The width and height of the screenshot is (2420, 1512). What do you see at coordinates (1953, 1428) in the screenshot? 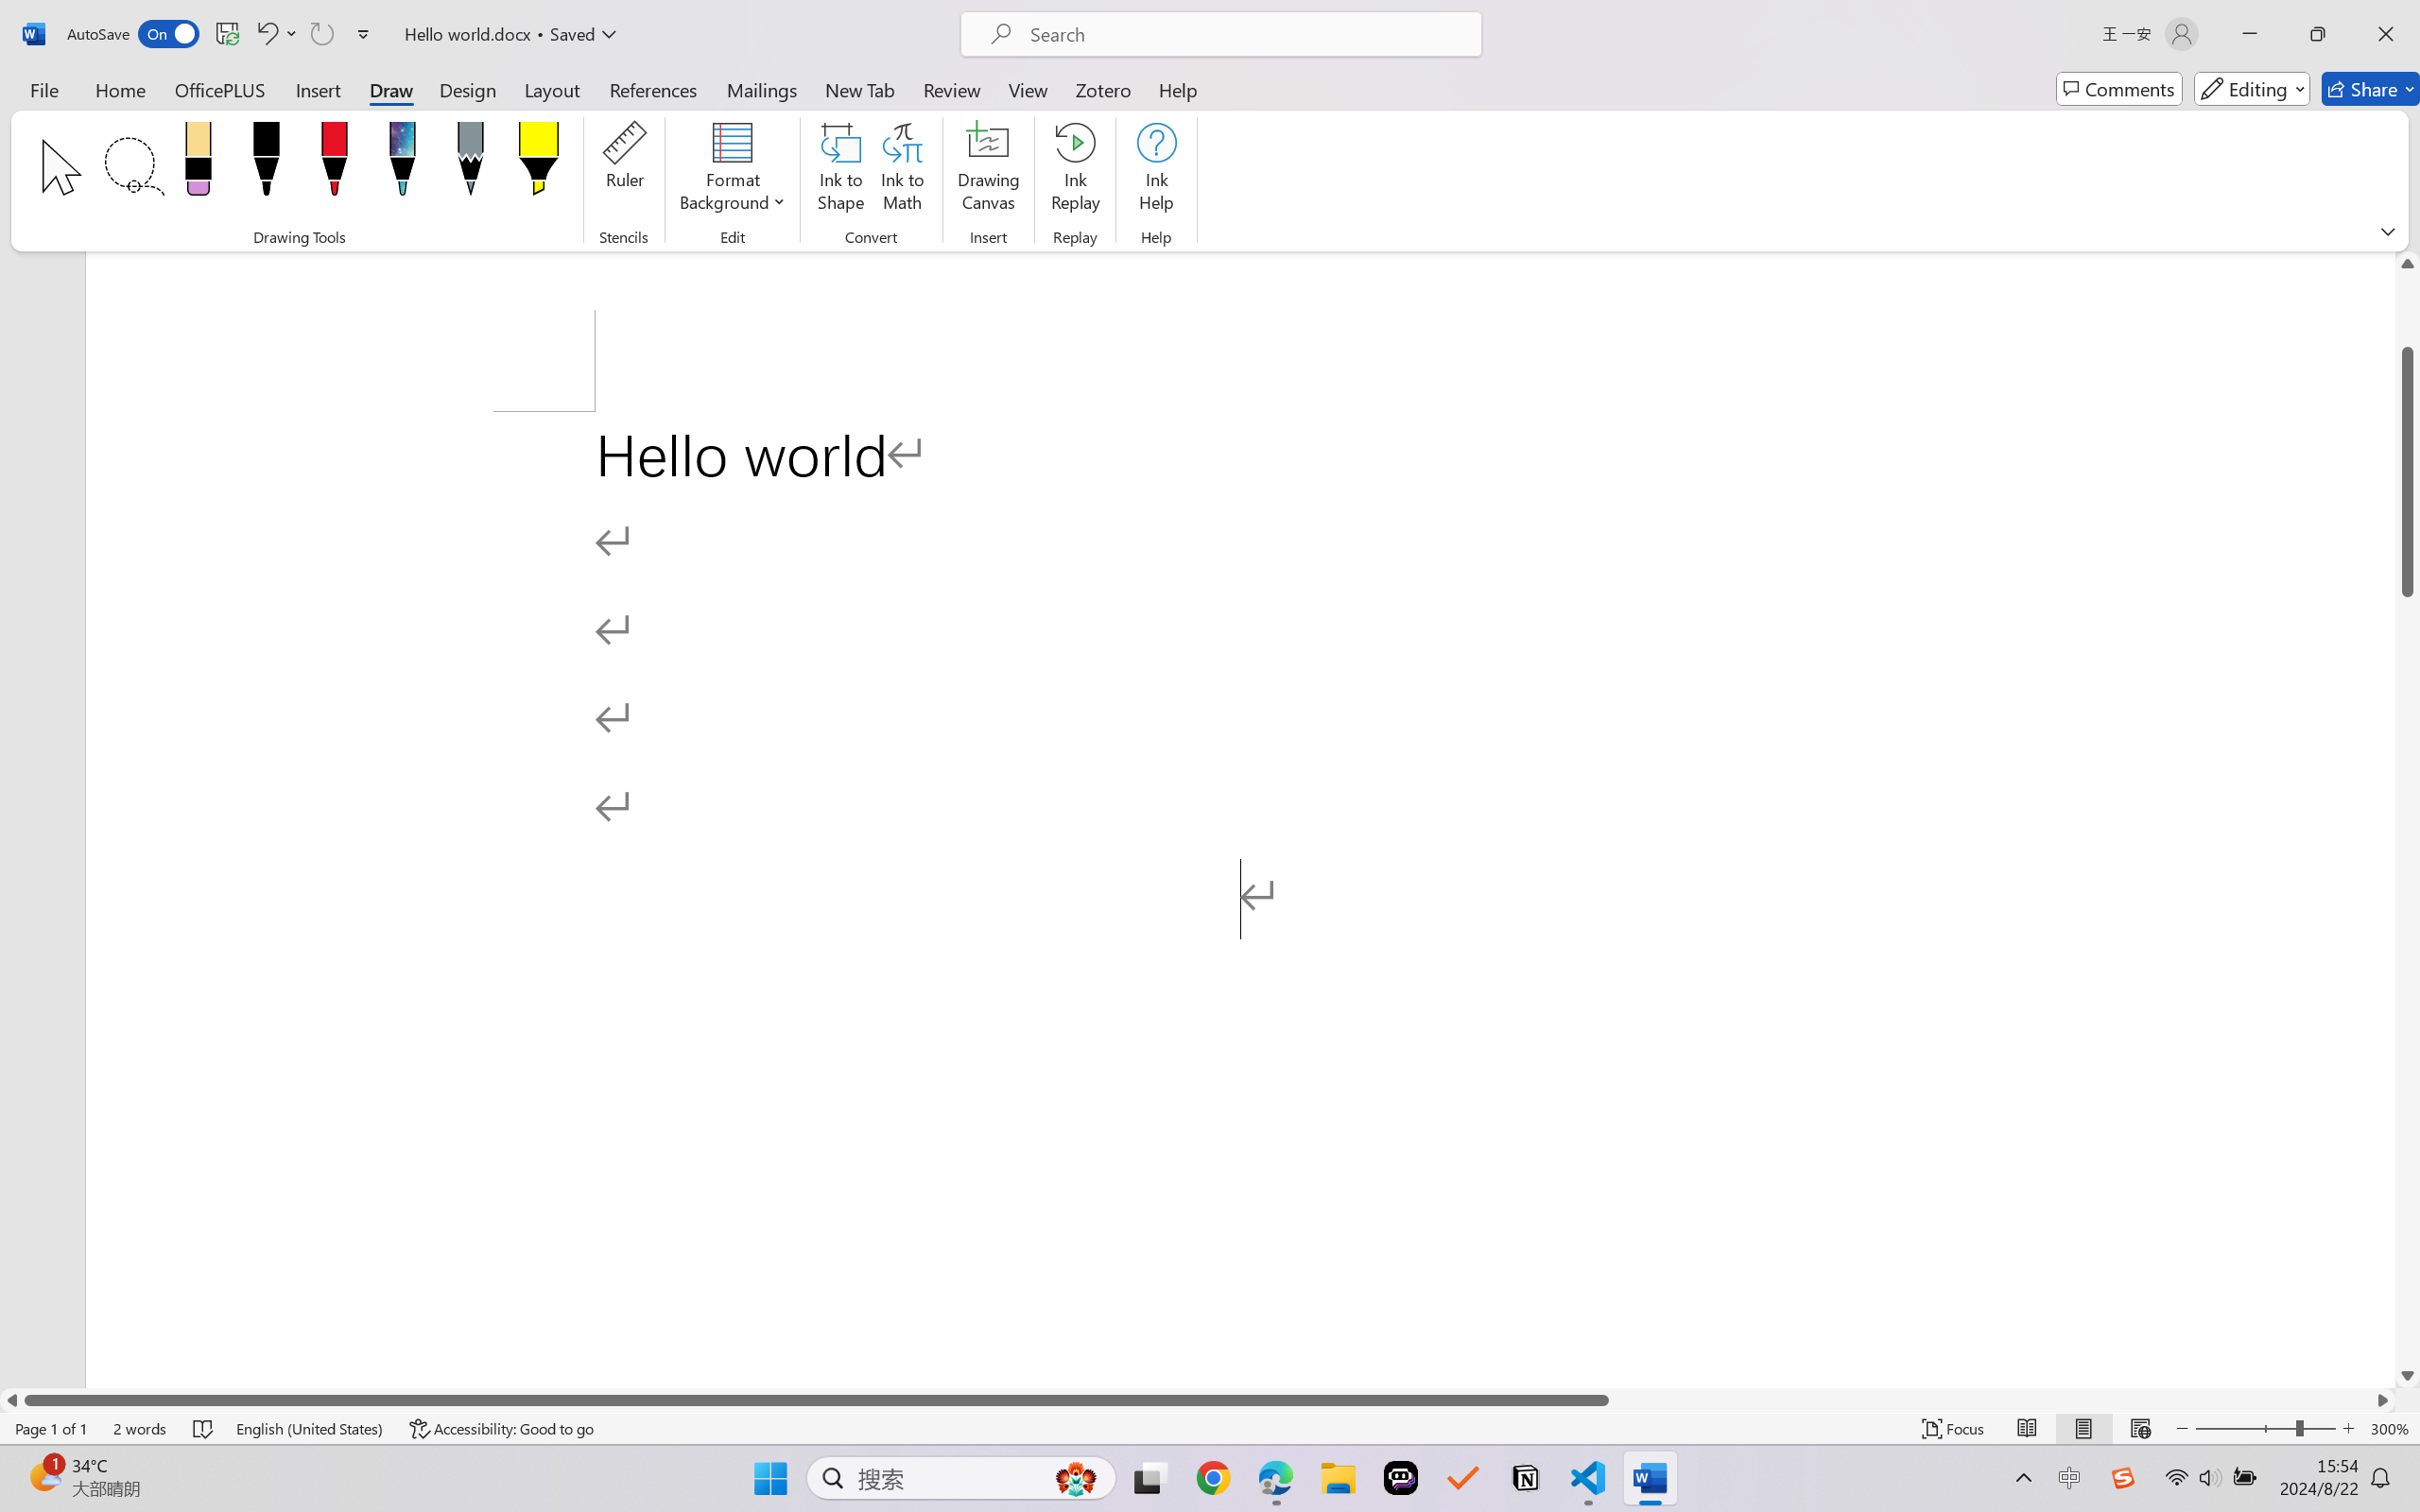
I see `'Focus '` at bounding box center [1953, 1428].